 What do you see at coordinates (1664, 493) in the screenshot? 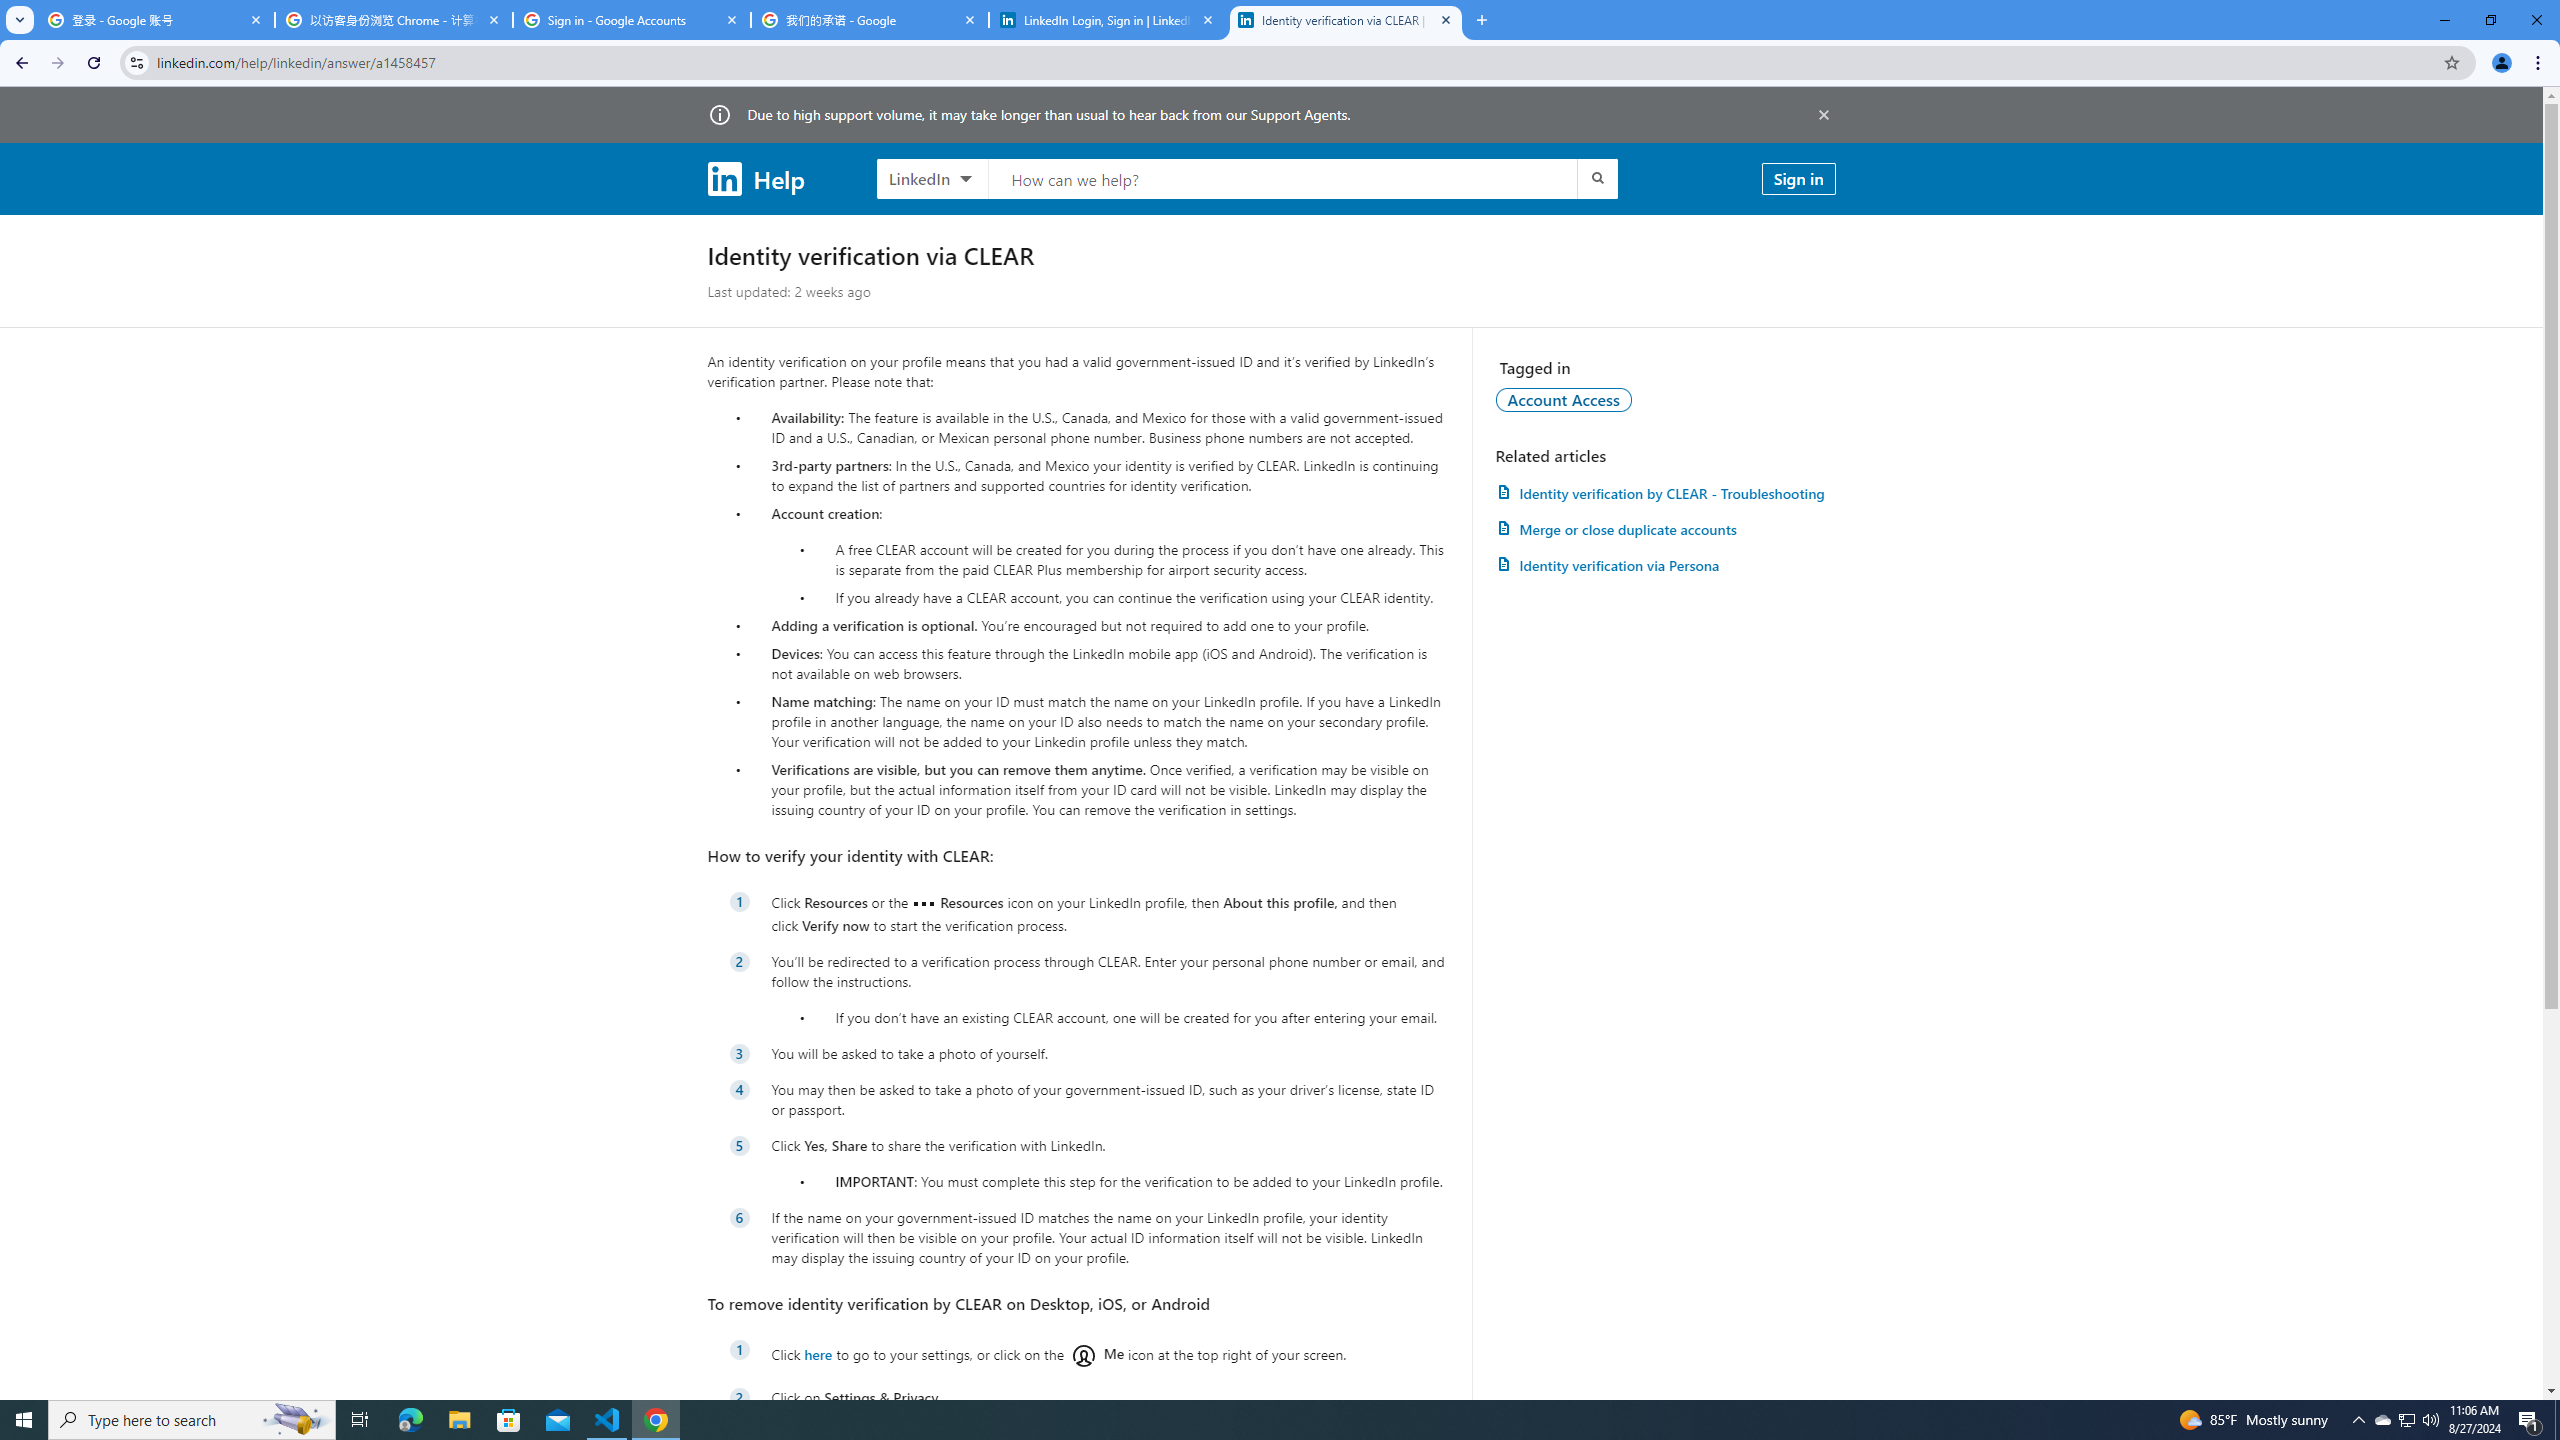
I see `'Identity verification by CLEAR - Troubleshooting'` at bounding box center [1664, 493].